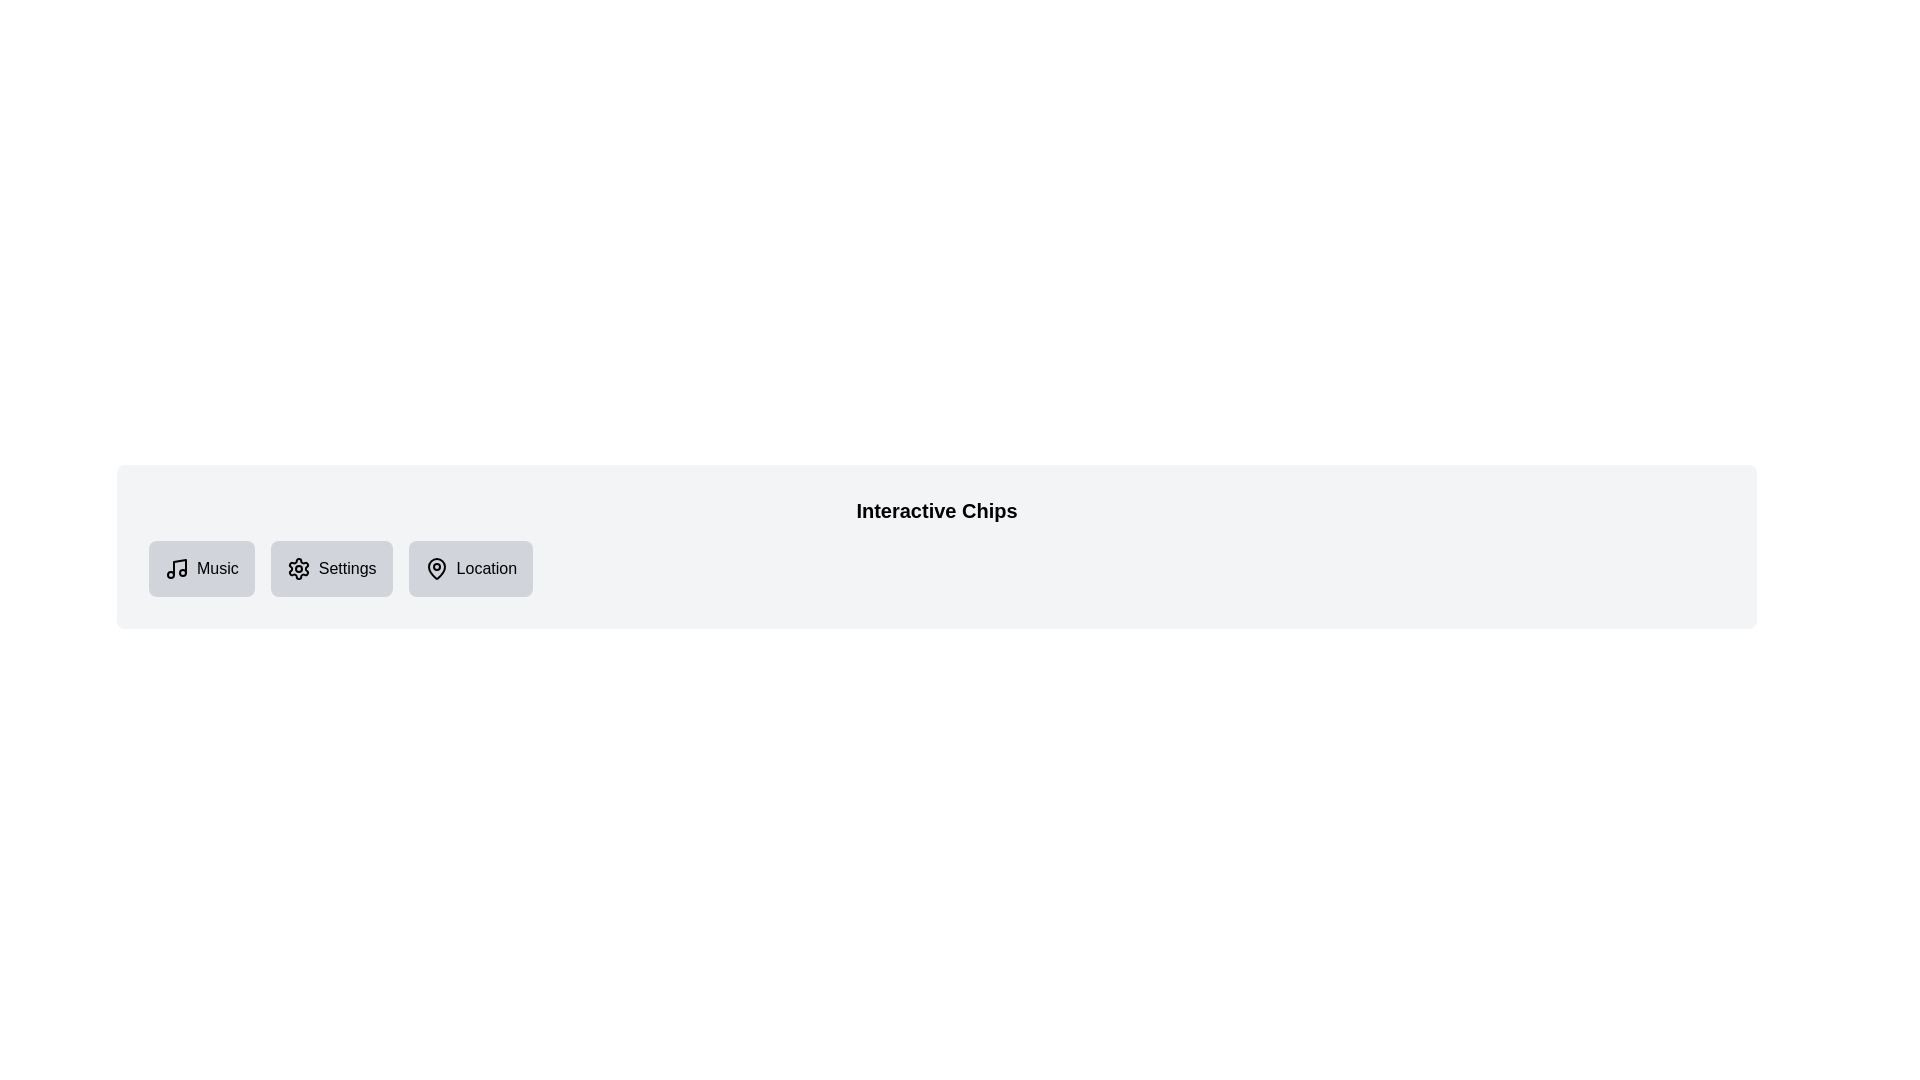 This screenshot has width=1920, height=1080. What do you see at coordinates (331, 569) in the screenshot?
I see `the chip labeled Settings to observe its hover effect` at bounding box center [331, 569].